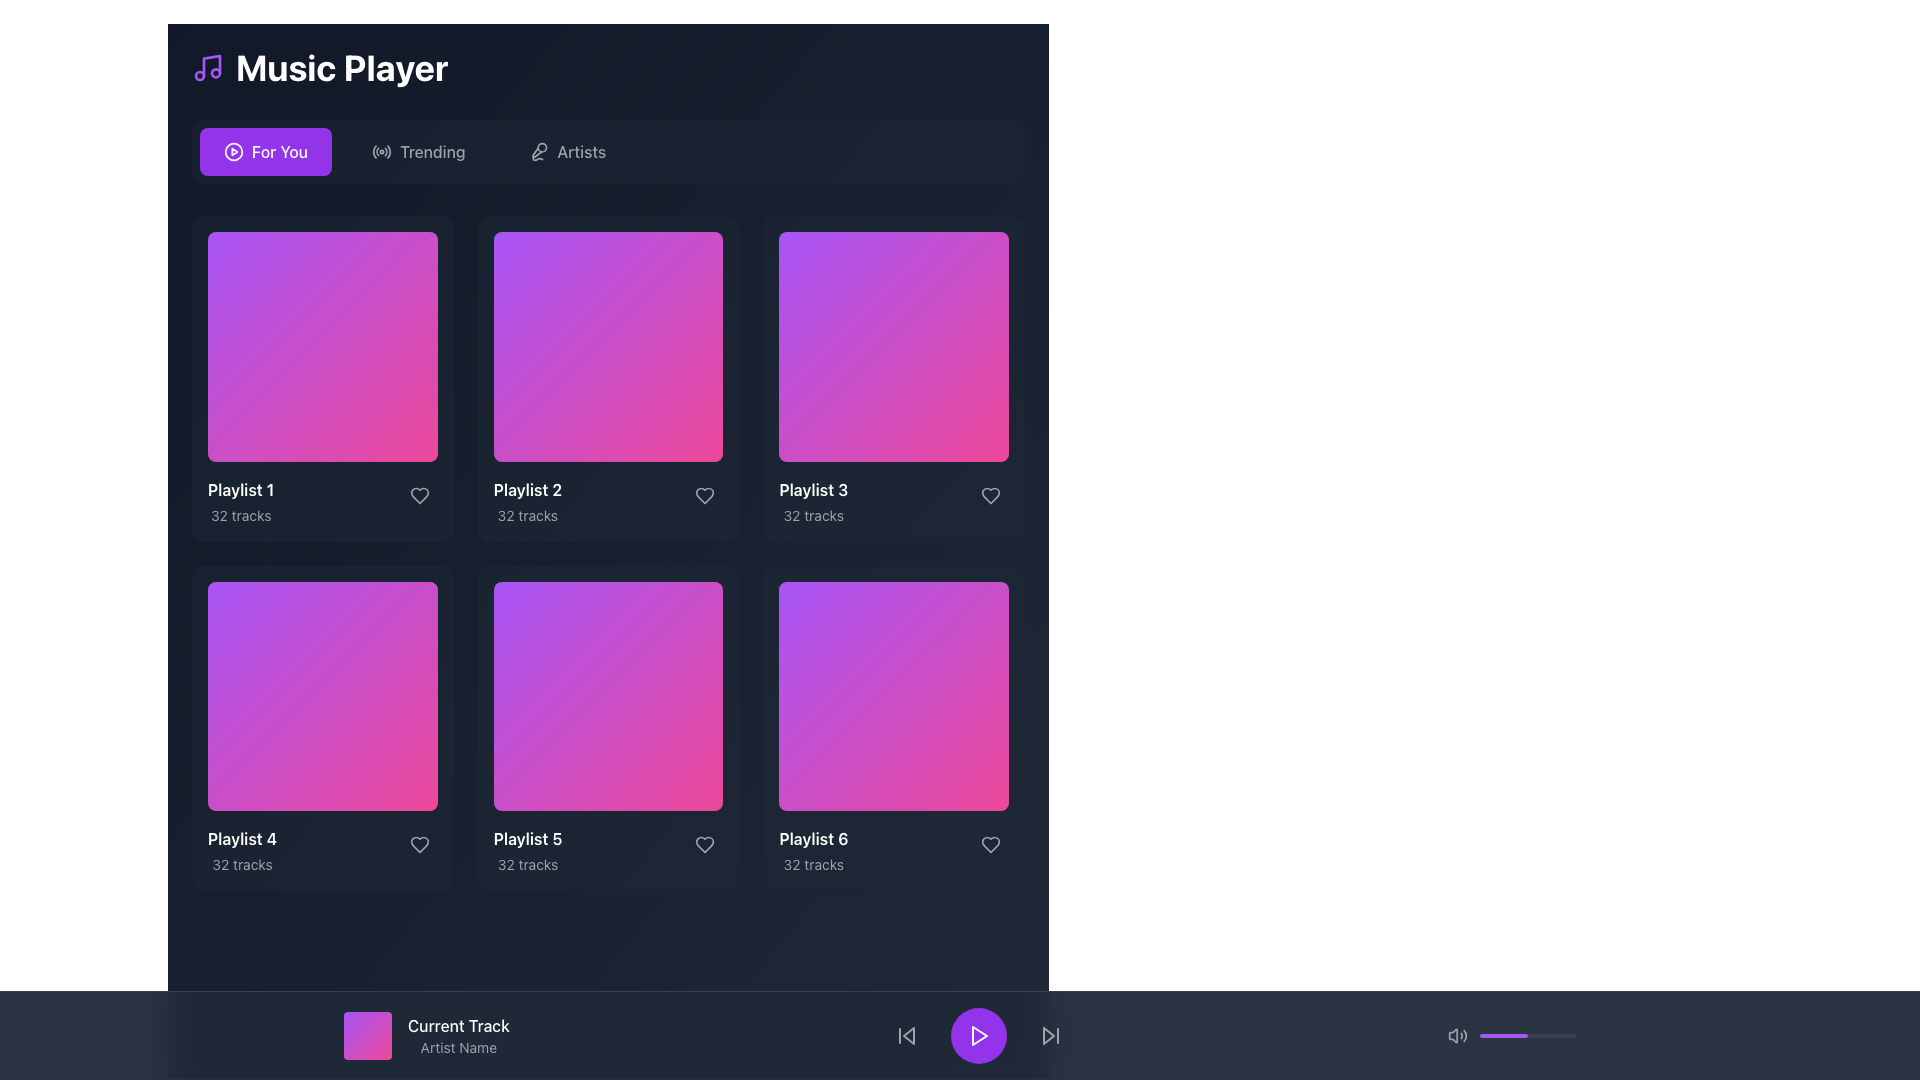 The width and height of the screenshot is (1920, 1080). What do you see at coordinates (418, 845) in the screenshot?
I see `the fourth heart icon located in the bottom-right corner of the fourth playlist card to mark the playlist as a favorite` at bounding box center [418, 845].